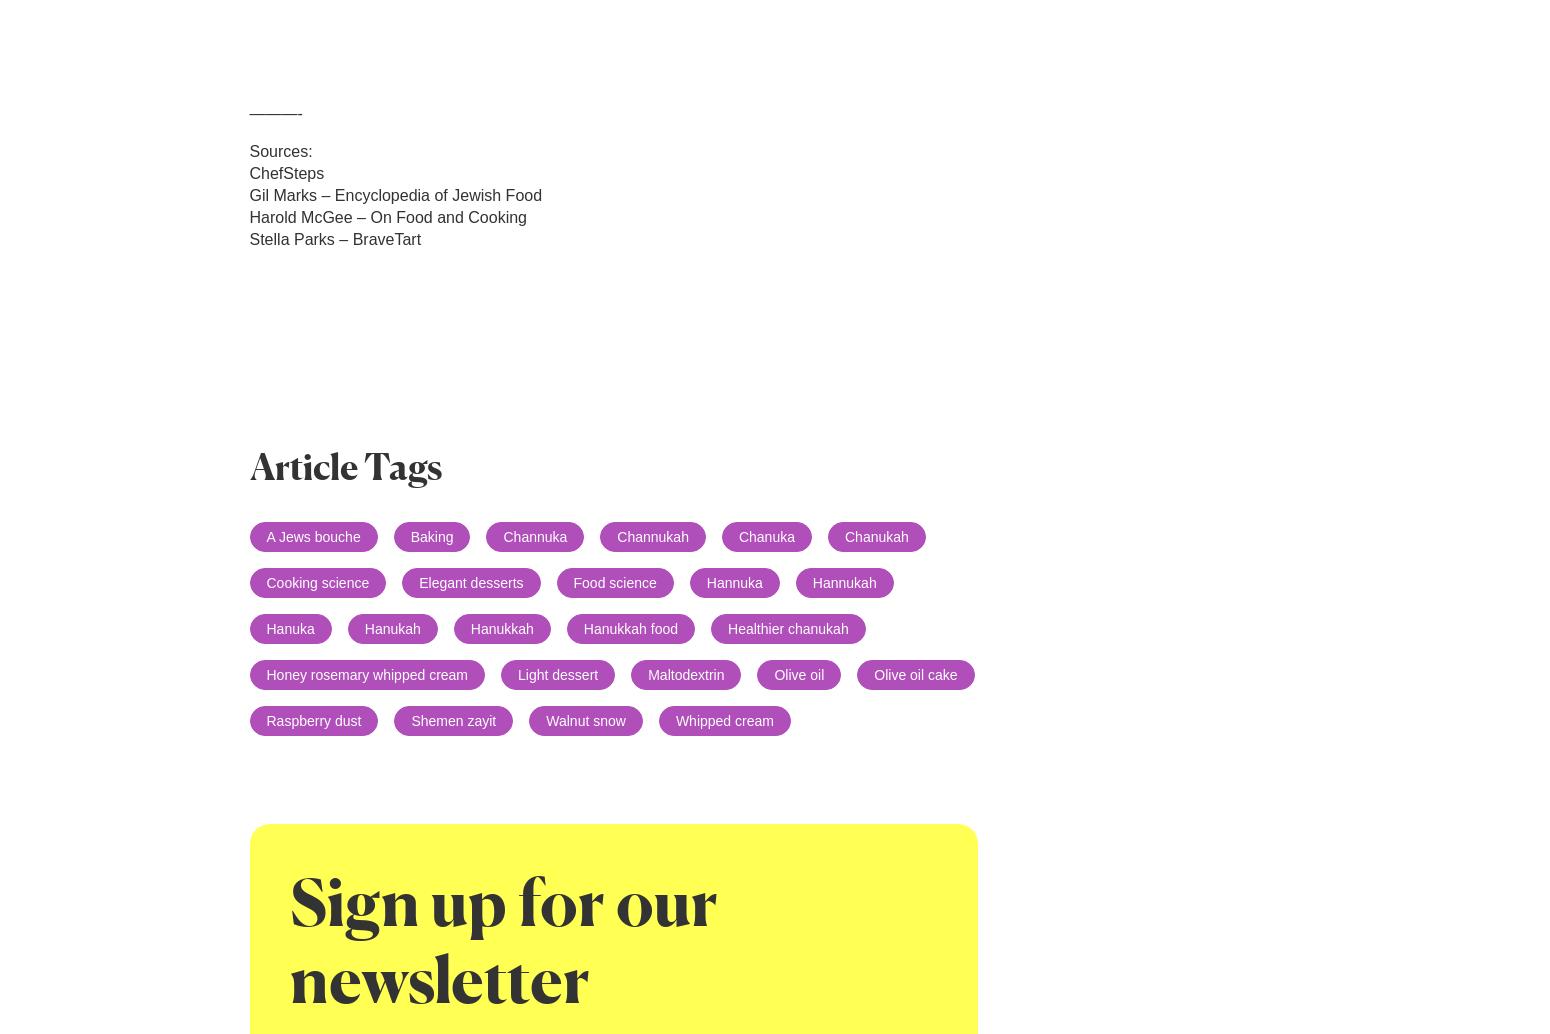  I want to click on 'Channuka', so click(534, 536).